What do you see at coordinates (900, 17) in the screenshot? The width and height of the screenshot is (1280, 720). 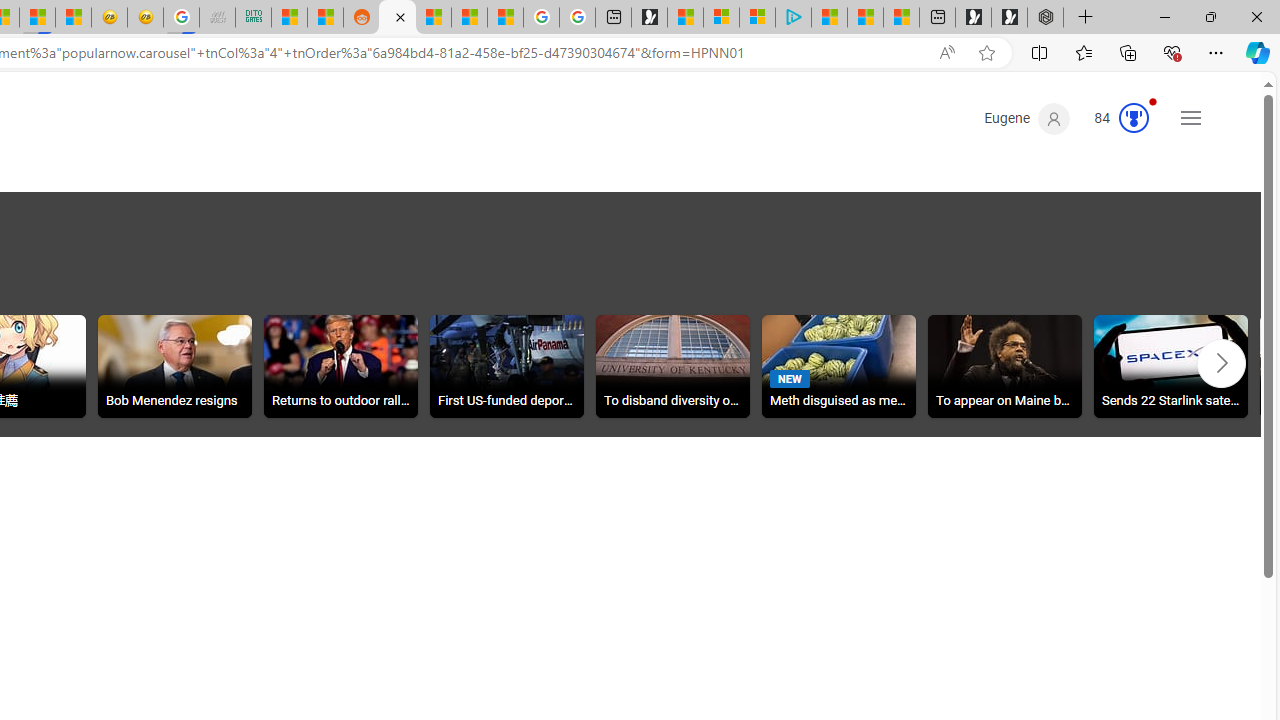 I see `'These 3 Stocks Pay You More Than 5% to Own Them'` at bounding box center [900, 17].